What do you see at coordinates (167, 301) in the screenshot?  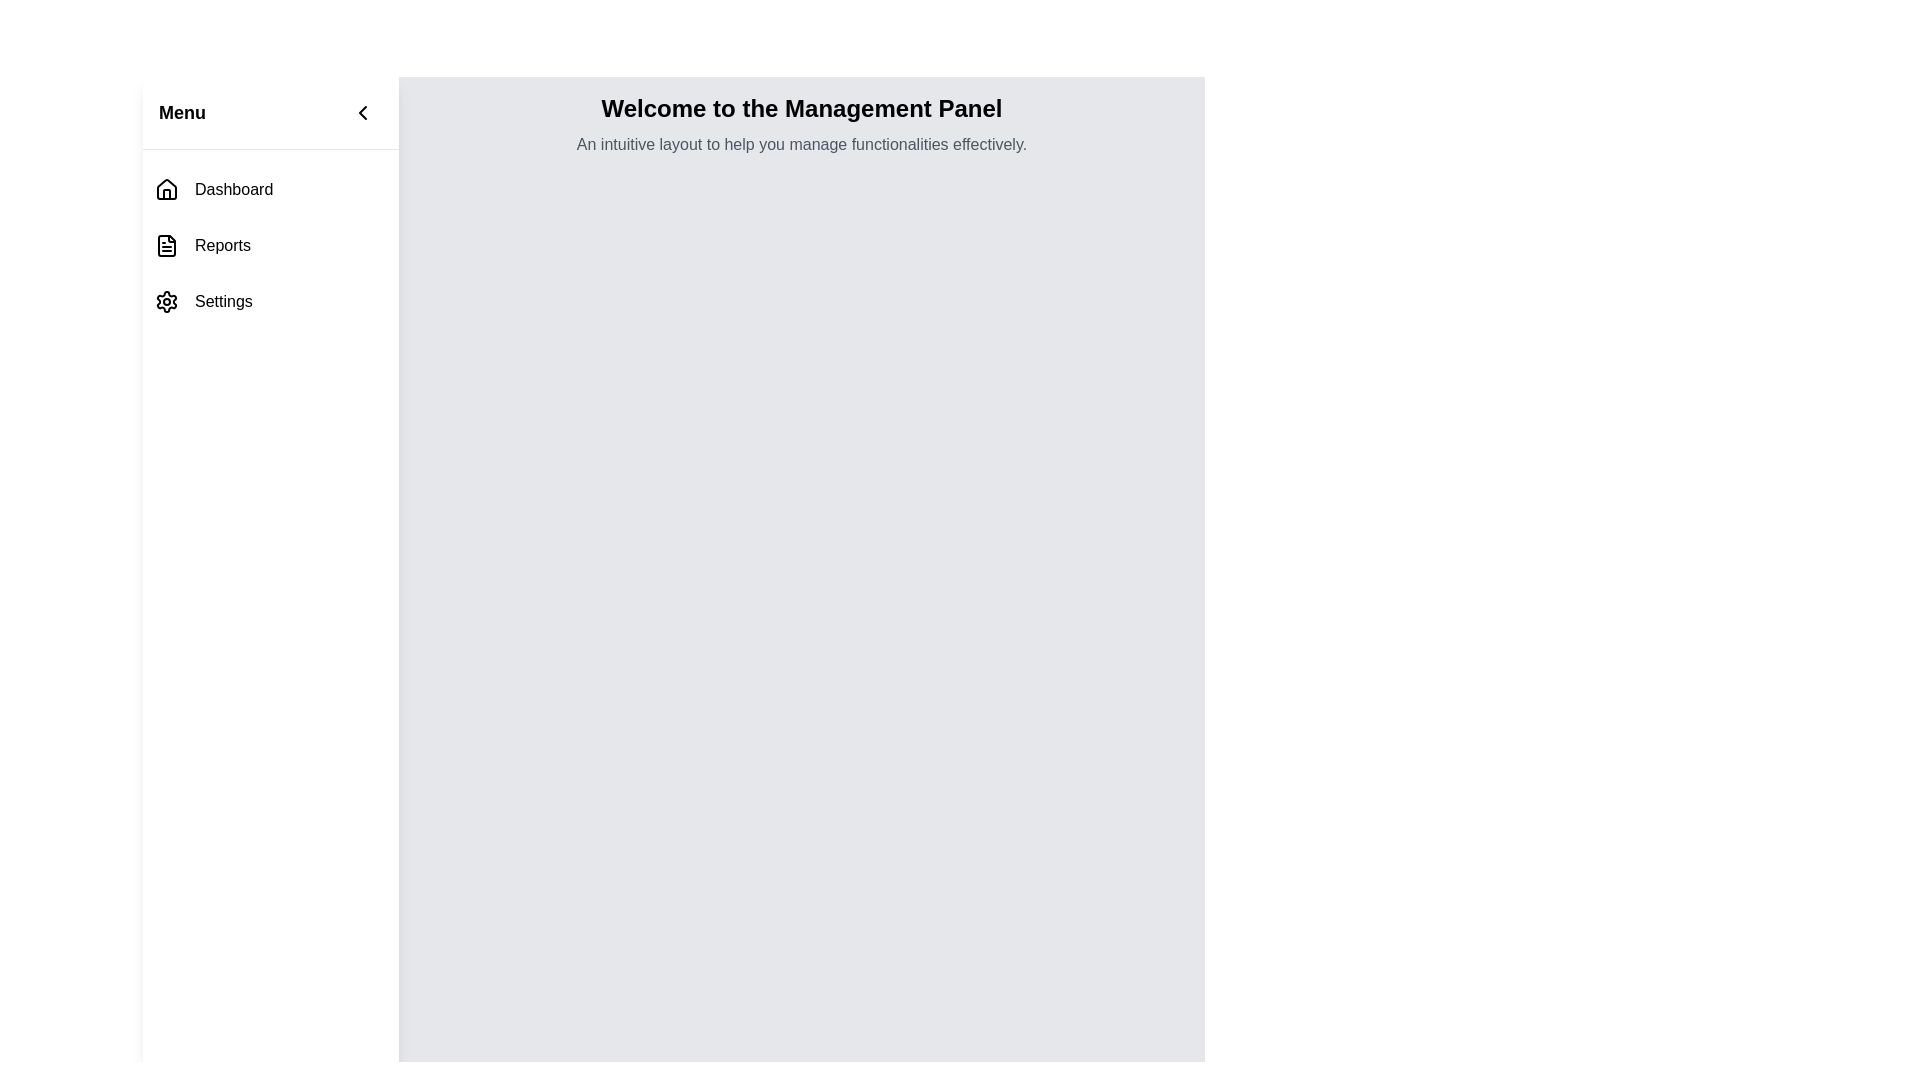 I see `the 'Settings' icon in the left side navigation menu` at bounding box center [167, 301].